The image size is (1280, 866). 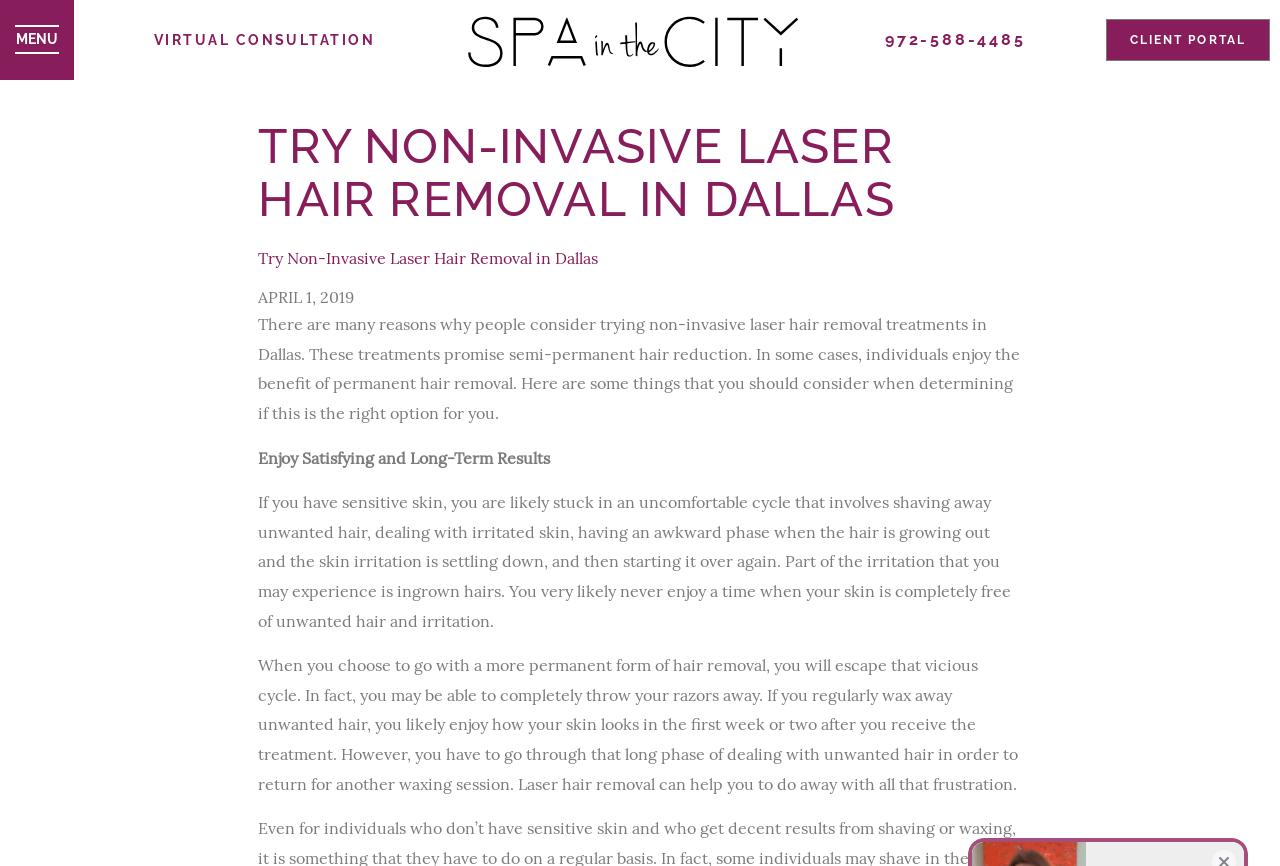 What do you see at coordinates (402, 456) in the screenshot?
I see `'Enjoy Satisfying and Long-Term Results'` at bounding box center [402, 456].